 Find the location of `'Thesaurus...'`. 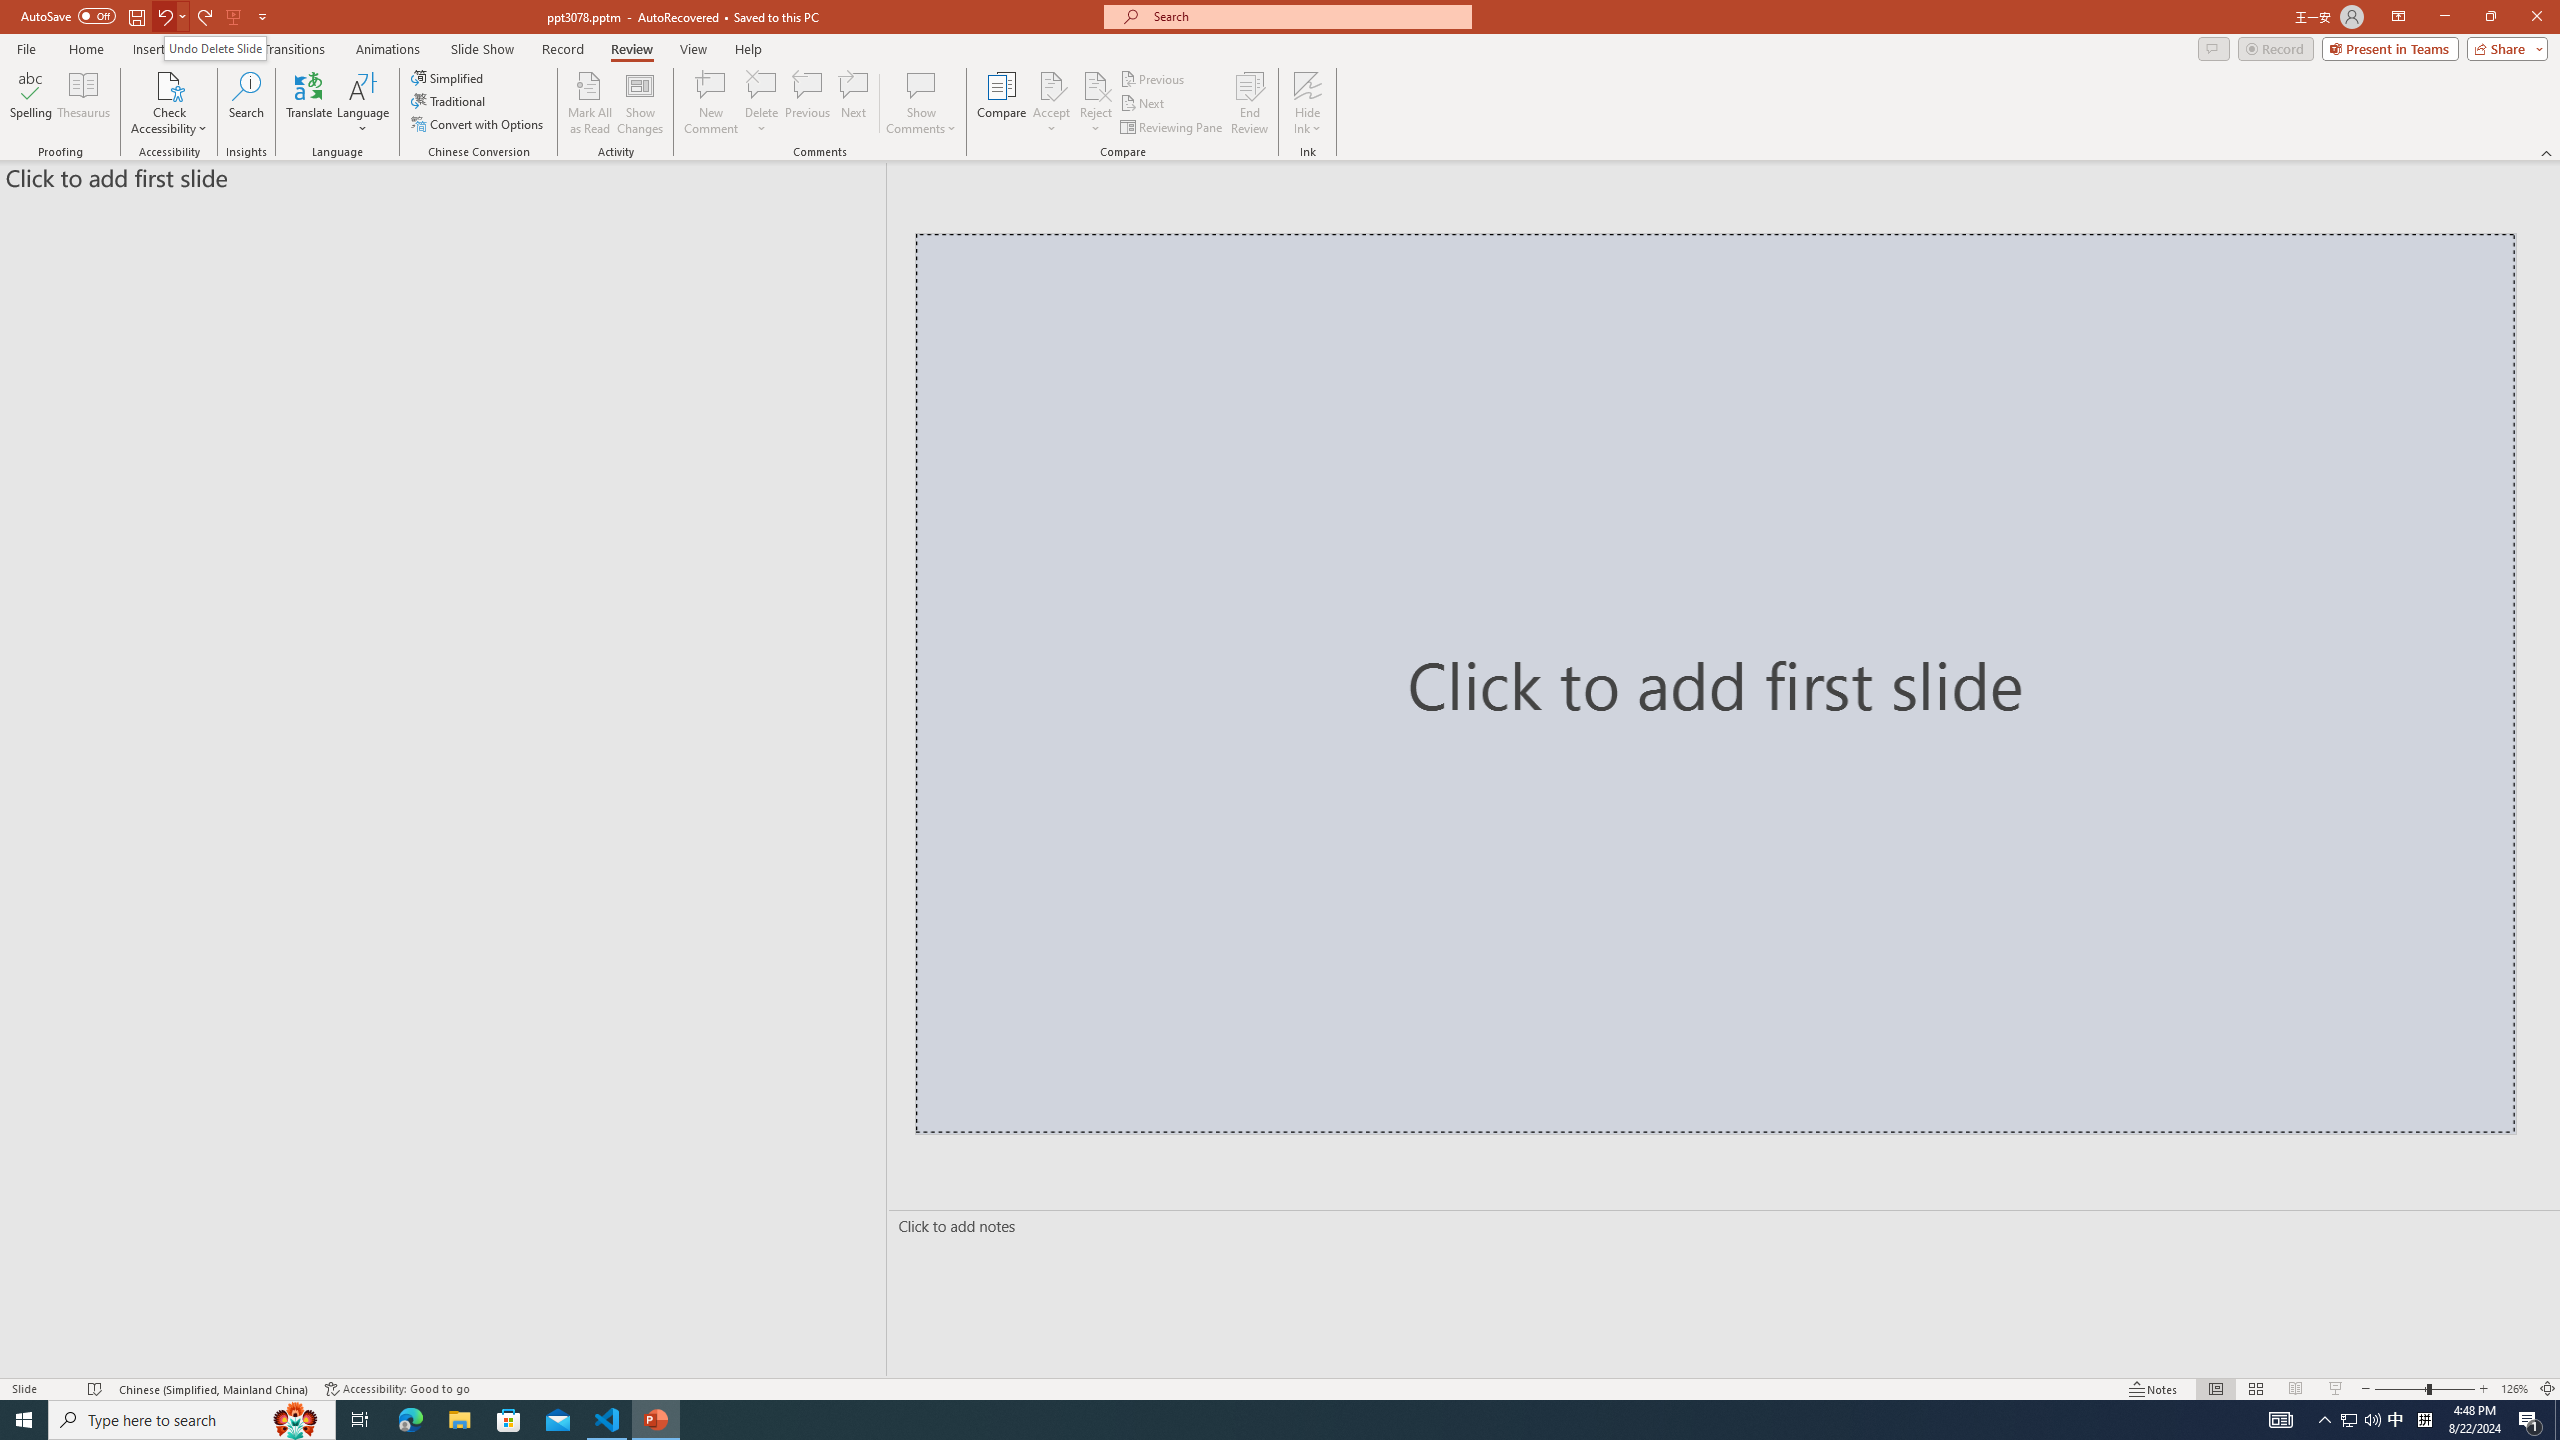

'Thesaurus...' is located at coordinates (82, 103).